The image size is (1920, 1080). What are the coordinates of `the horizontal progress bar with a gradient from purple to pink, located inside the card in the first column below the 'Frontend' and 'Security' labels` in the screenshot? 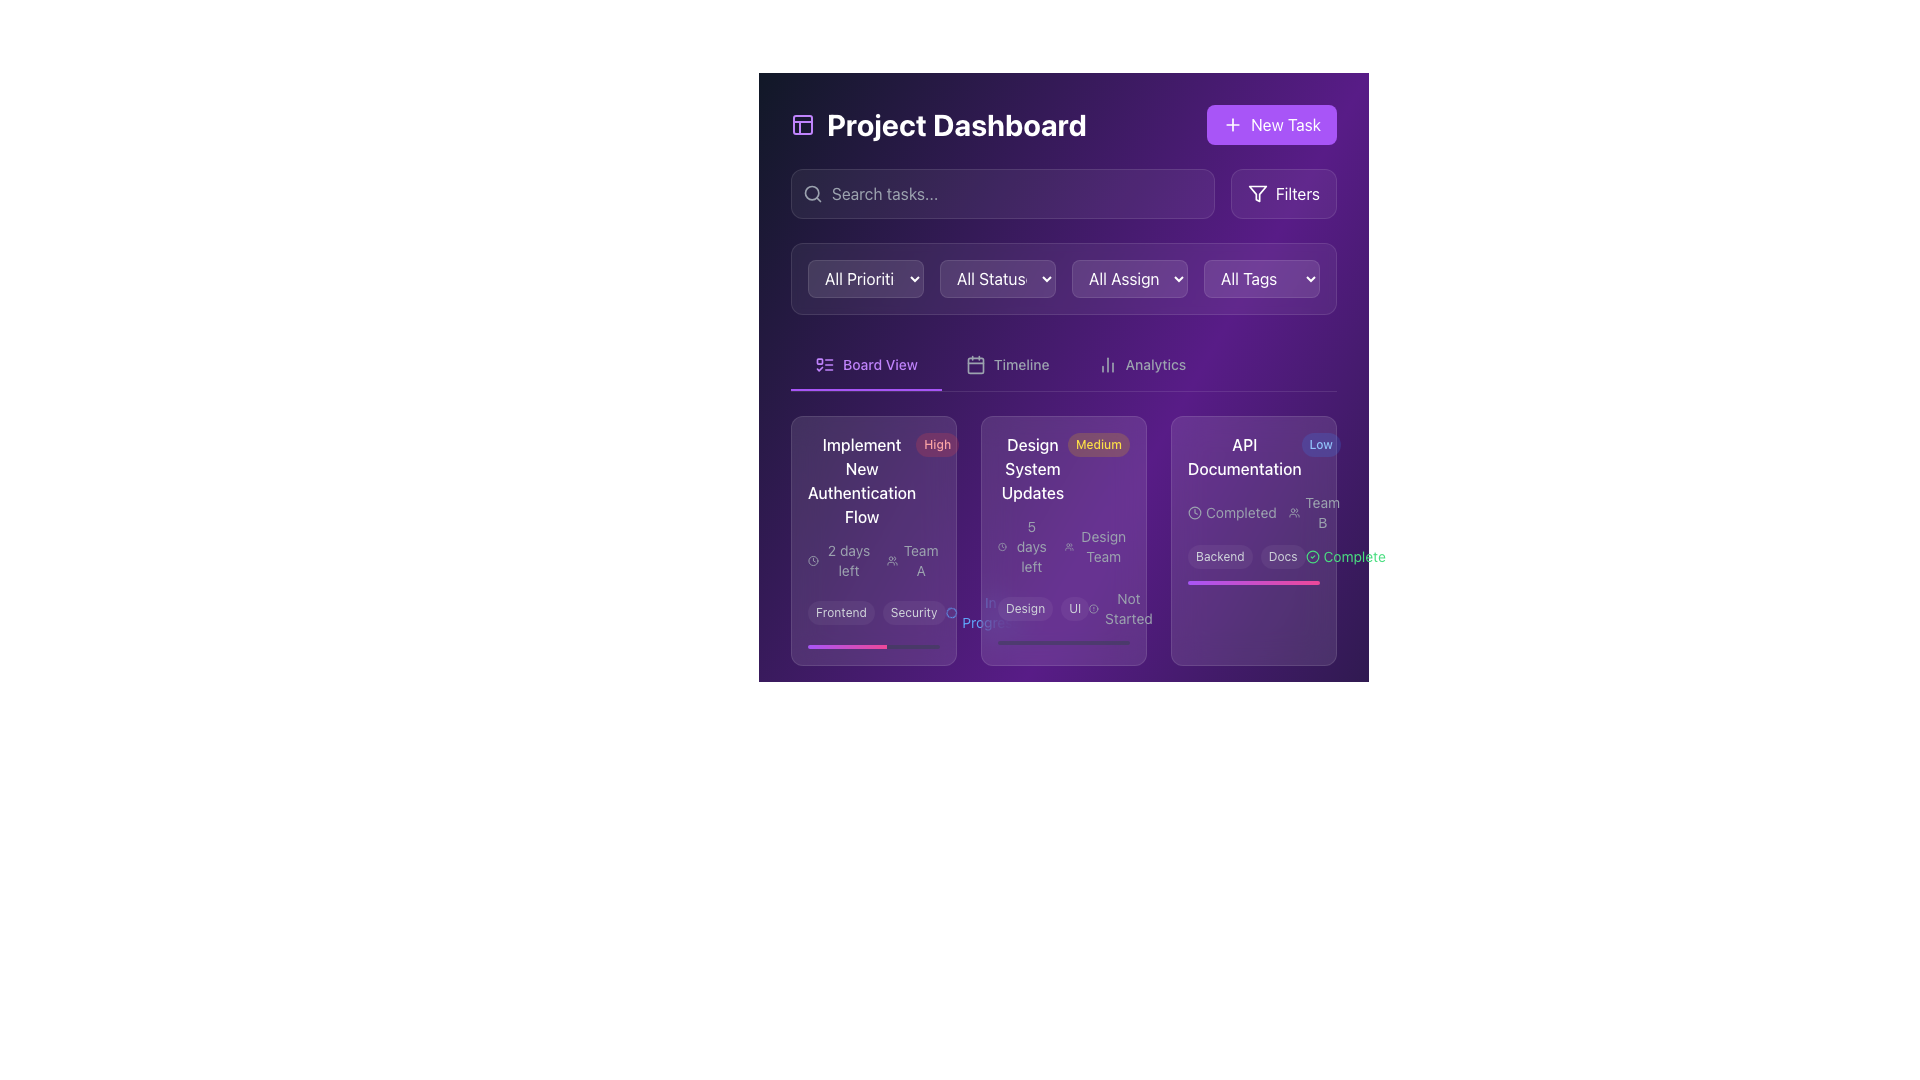 It's located at (847, 647).